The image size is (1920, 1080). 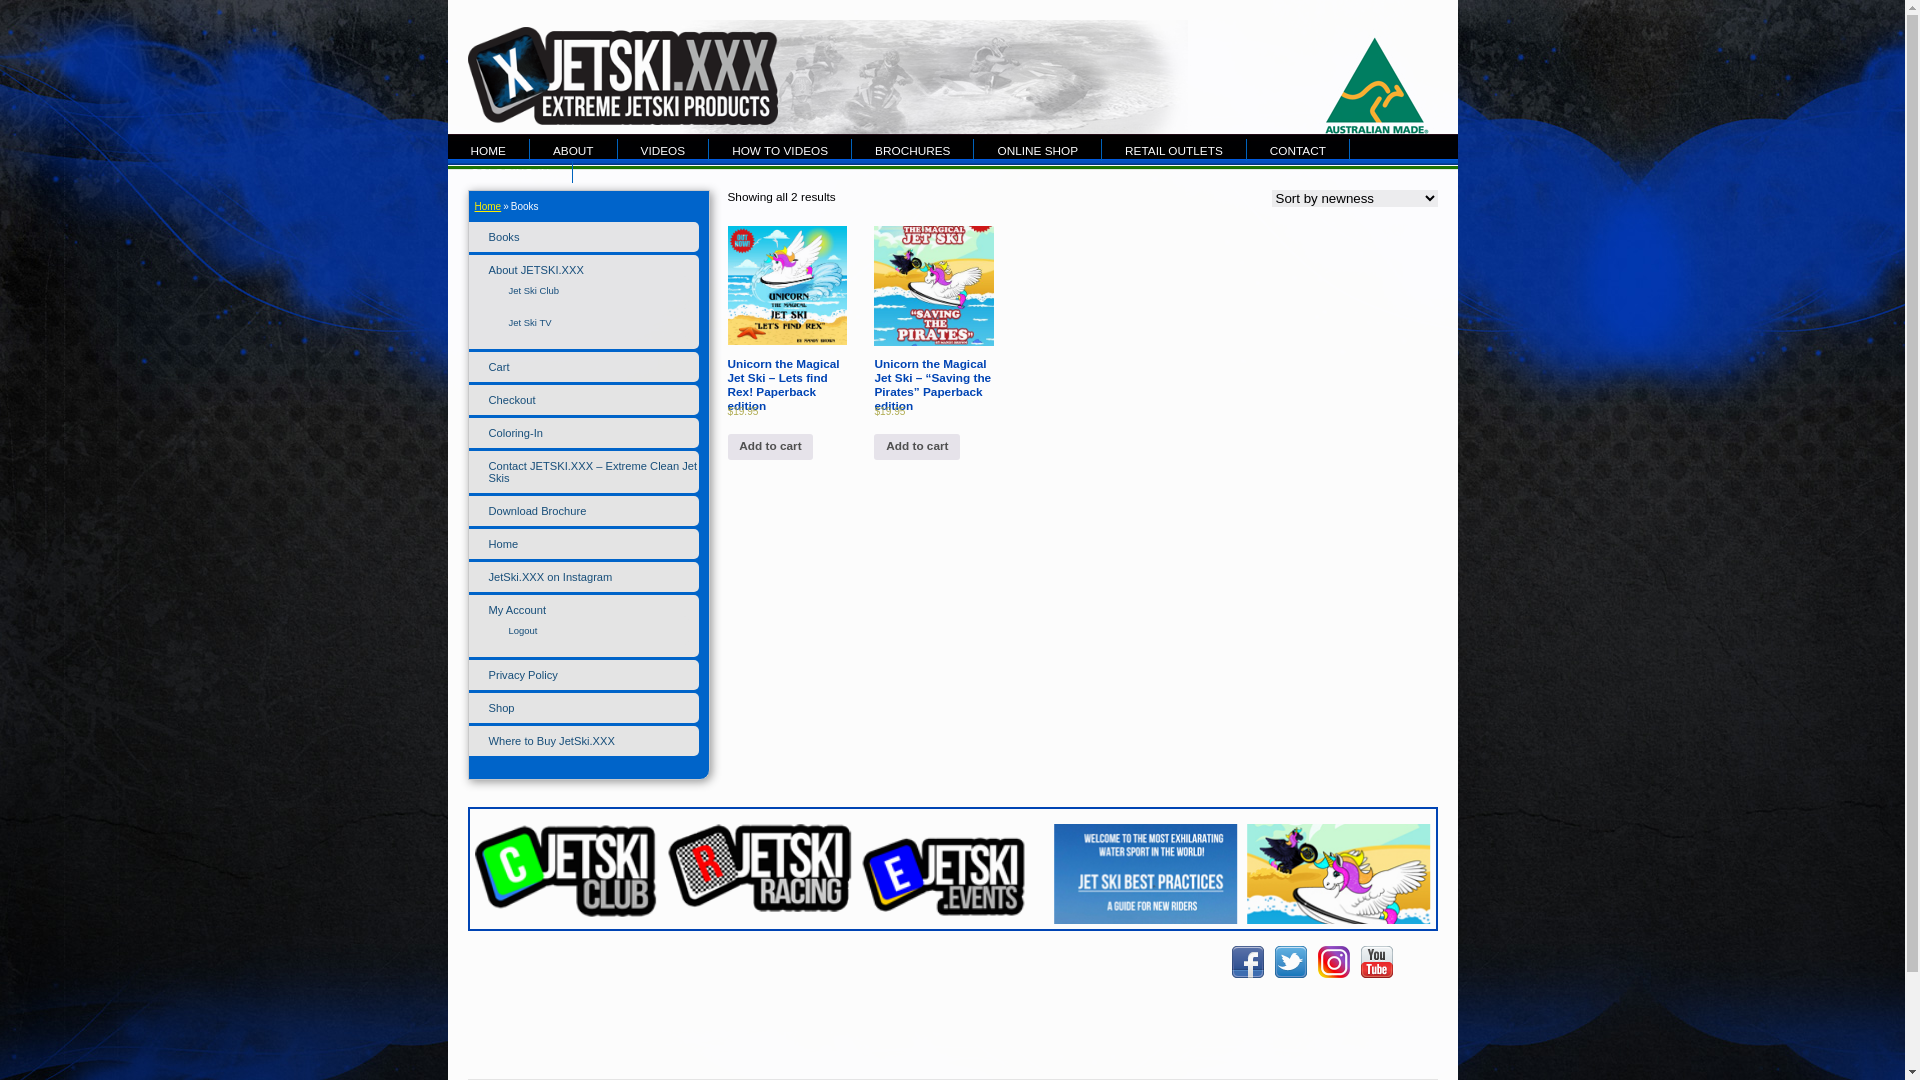 What do you see at coordinates (1145, 883) in the screenshot?
I see `'JSBP'` at bounding box center [1145, 883].